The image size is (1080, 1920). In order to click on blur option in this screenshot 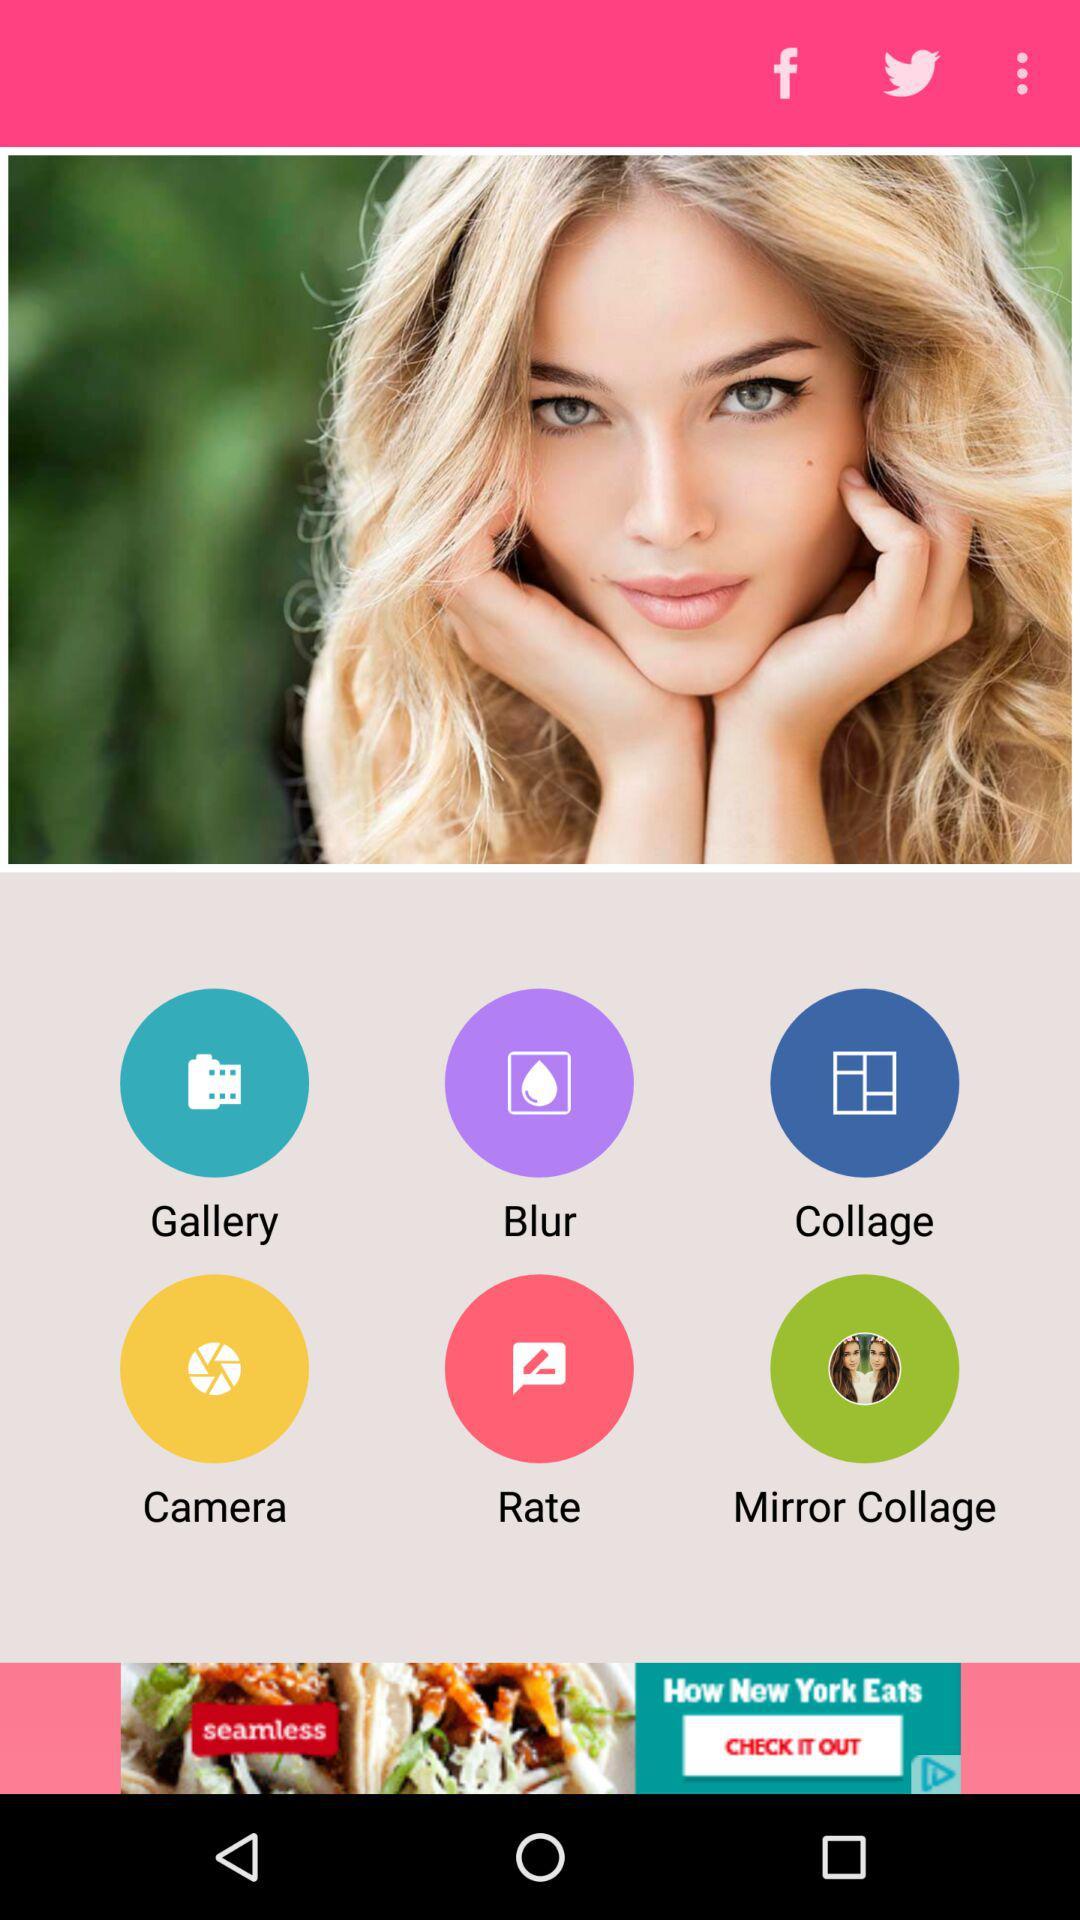, I will do `click(538, 1082)`.